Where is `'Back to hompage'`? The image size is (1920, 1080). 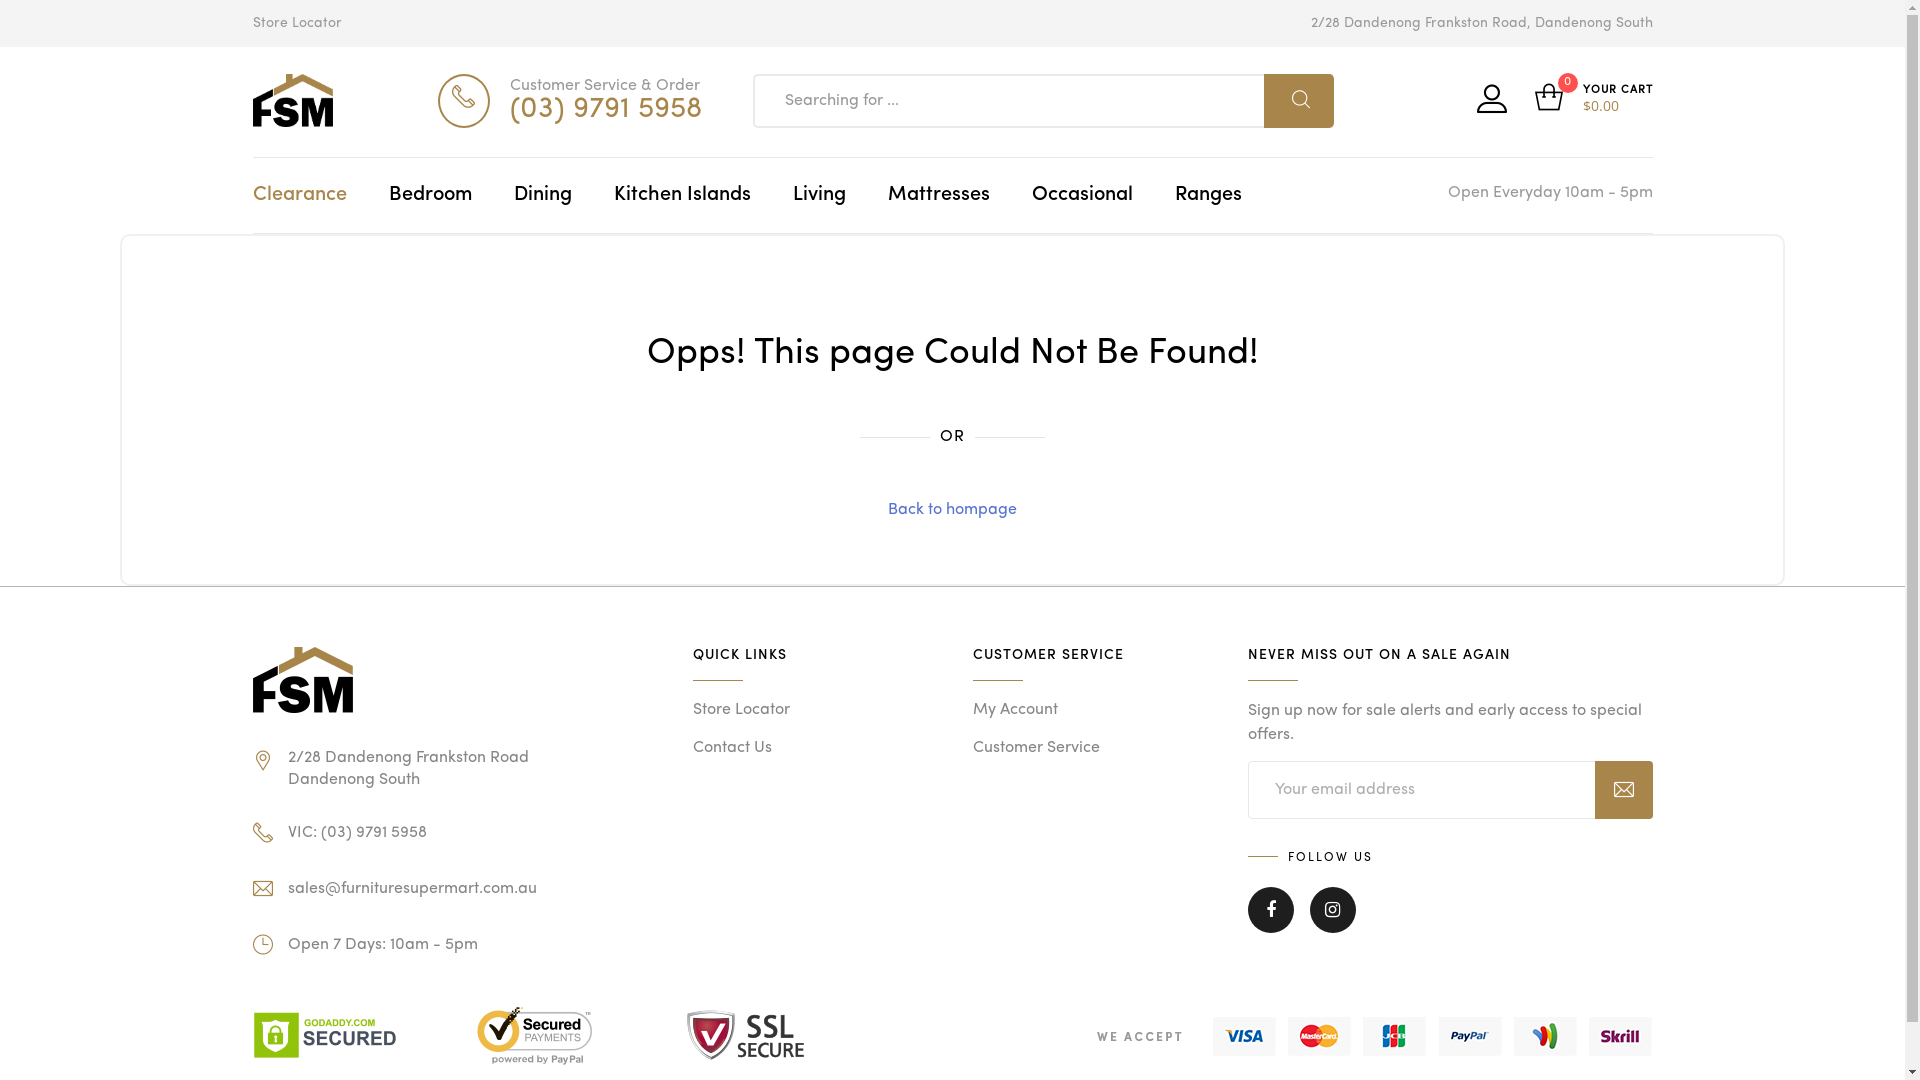 'Back to hompage' is located at coordinates (951, 509).